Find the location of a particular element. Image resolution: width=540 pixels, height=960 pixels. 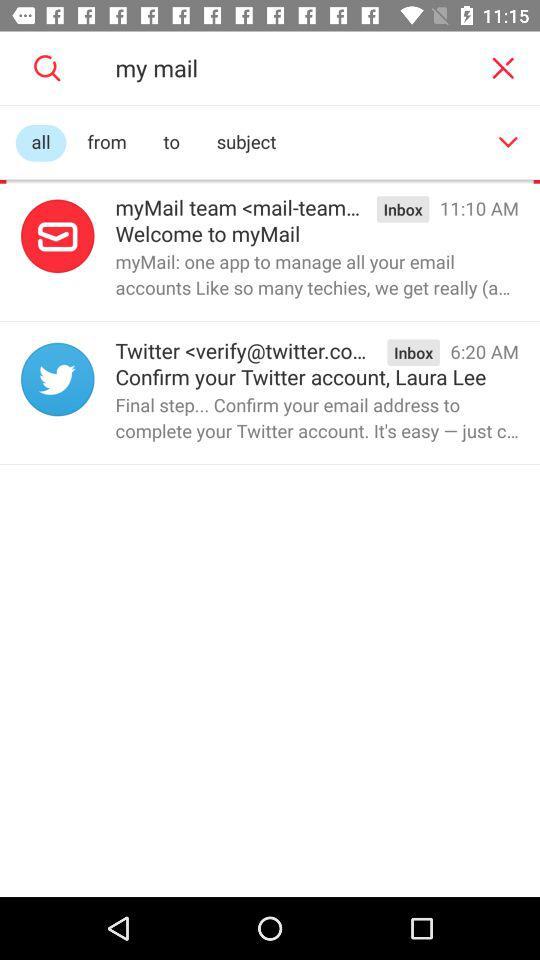

from item is located at coordinates (107, 142).